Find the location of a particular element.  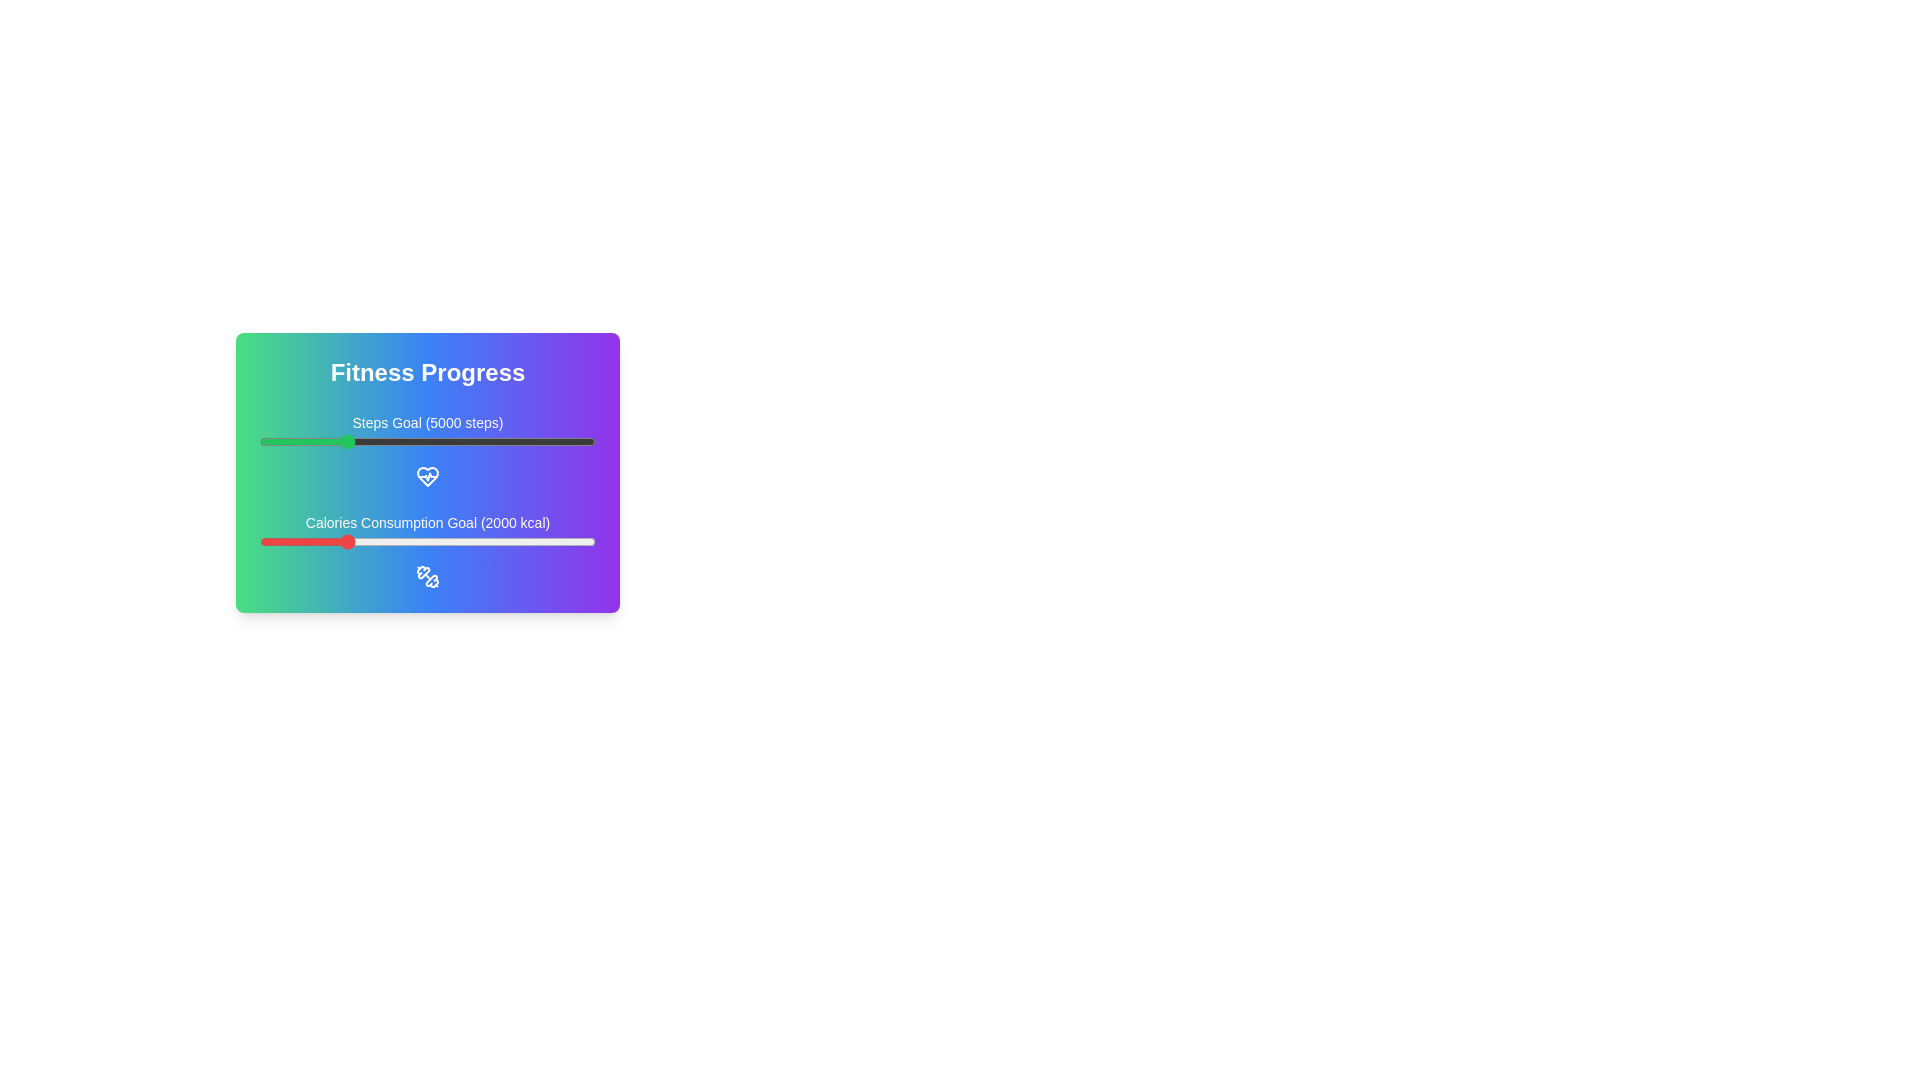

the steps goal is located at coordinates (269, 441).